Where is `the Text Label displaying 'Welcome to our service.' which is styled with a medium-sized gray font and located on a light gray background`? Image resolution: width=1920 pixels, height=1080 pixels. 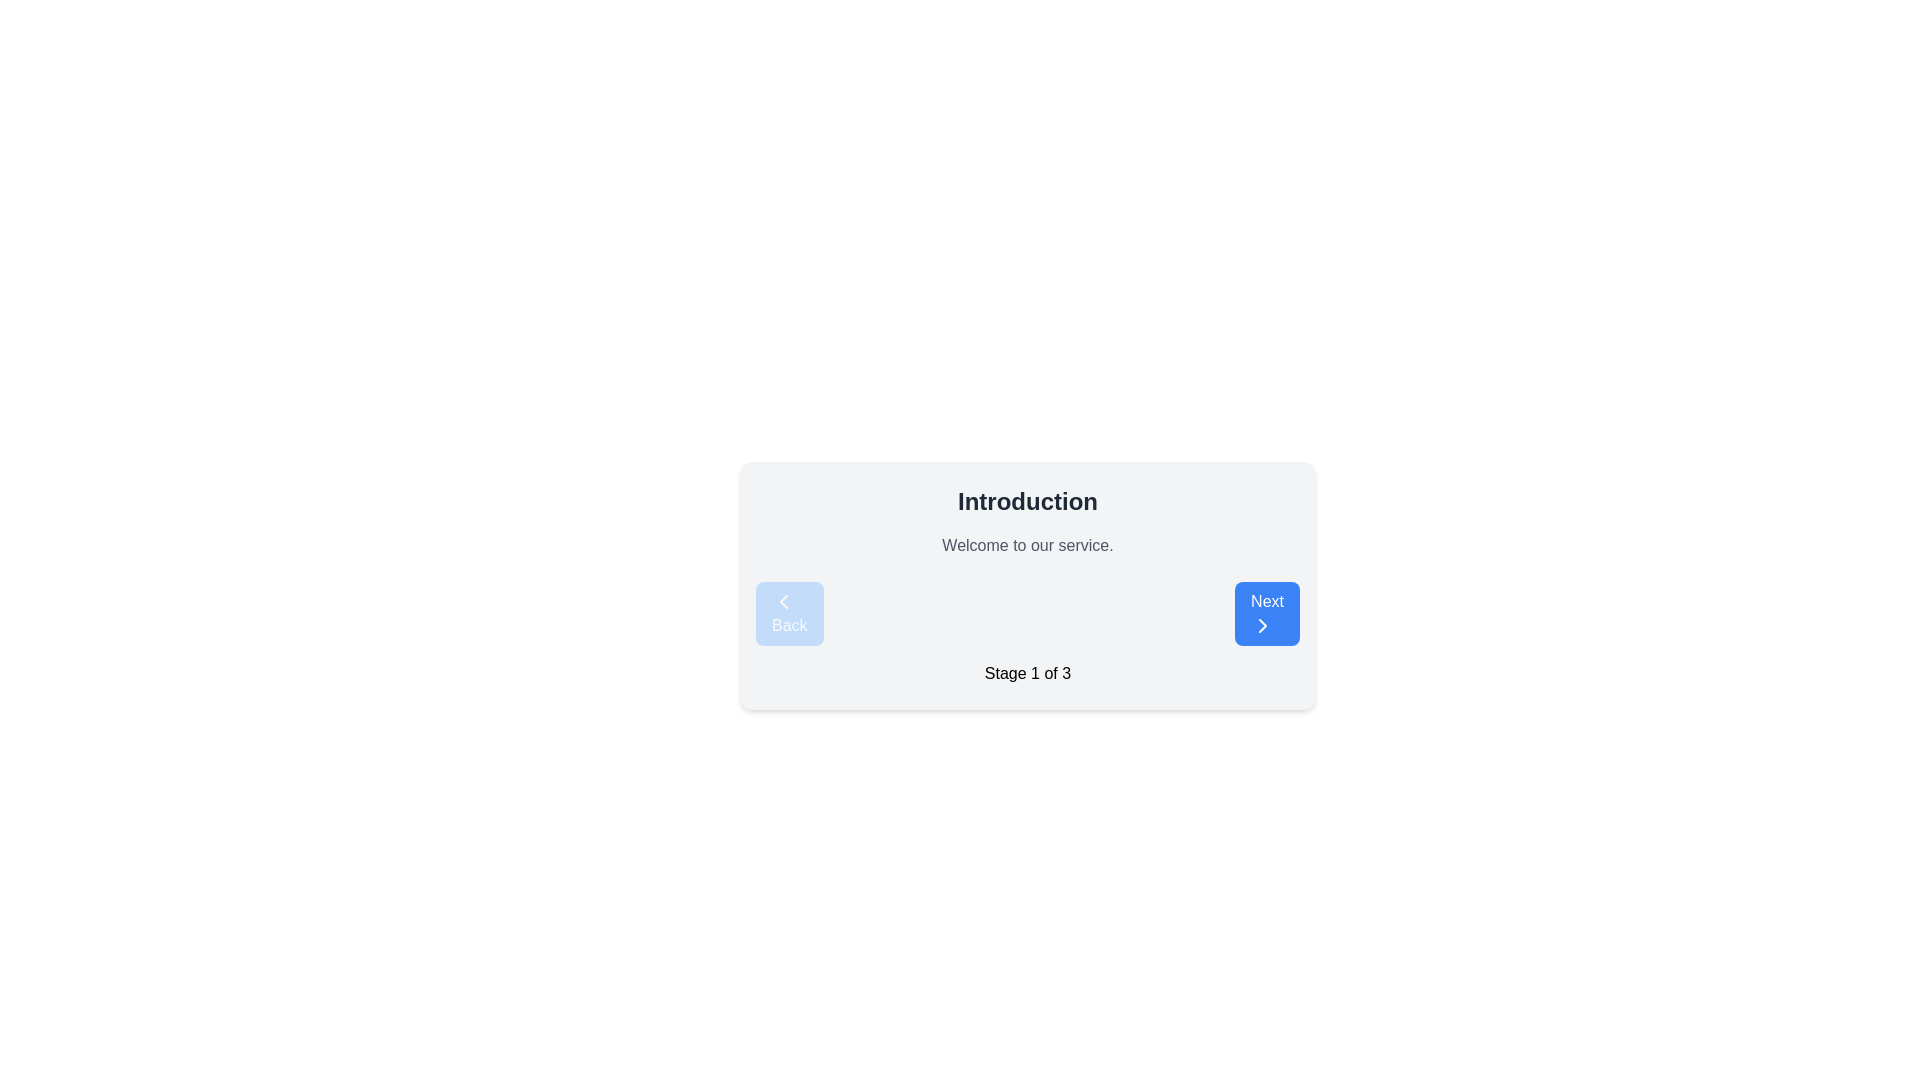
the Text Label displaying 'Welcome to our service.' which is styled with a medium-sized gray font and located on a light gray background is located at coordinates (1027, 546).